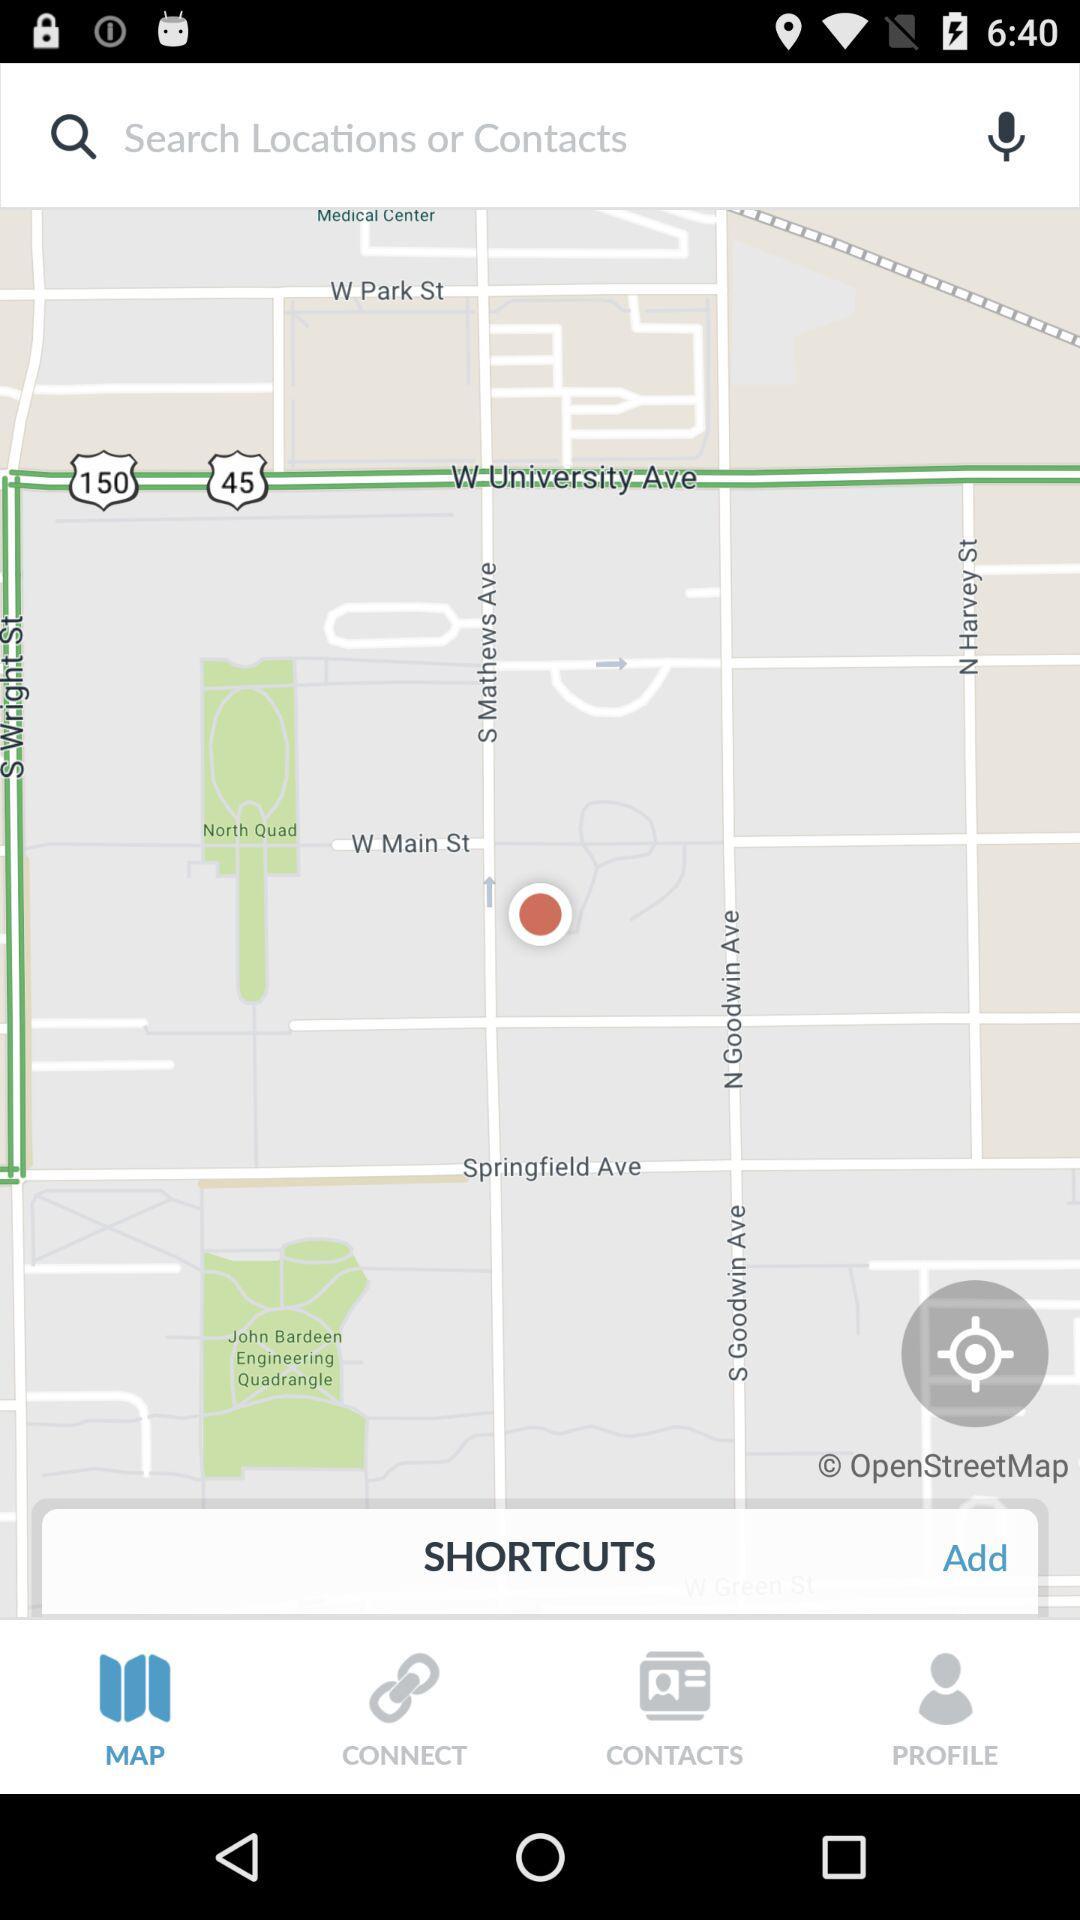  Describe the element at coordinates (507, 135) in the screenshot. I see `search bar` at that location.